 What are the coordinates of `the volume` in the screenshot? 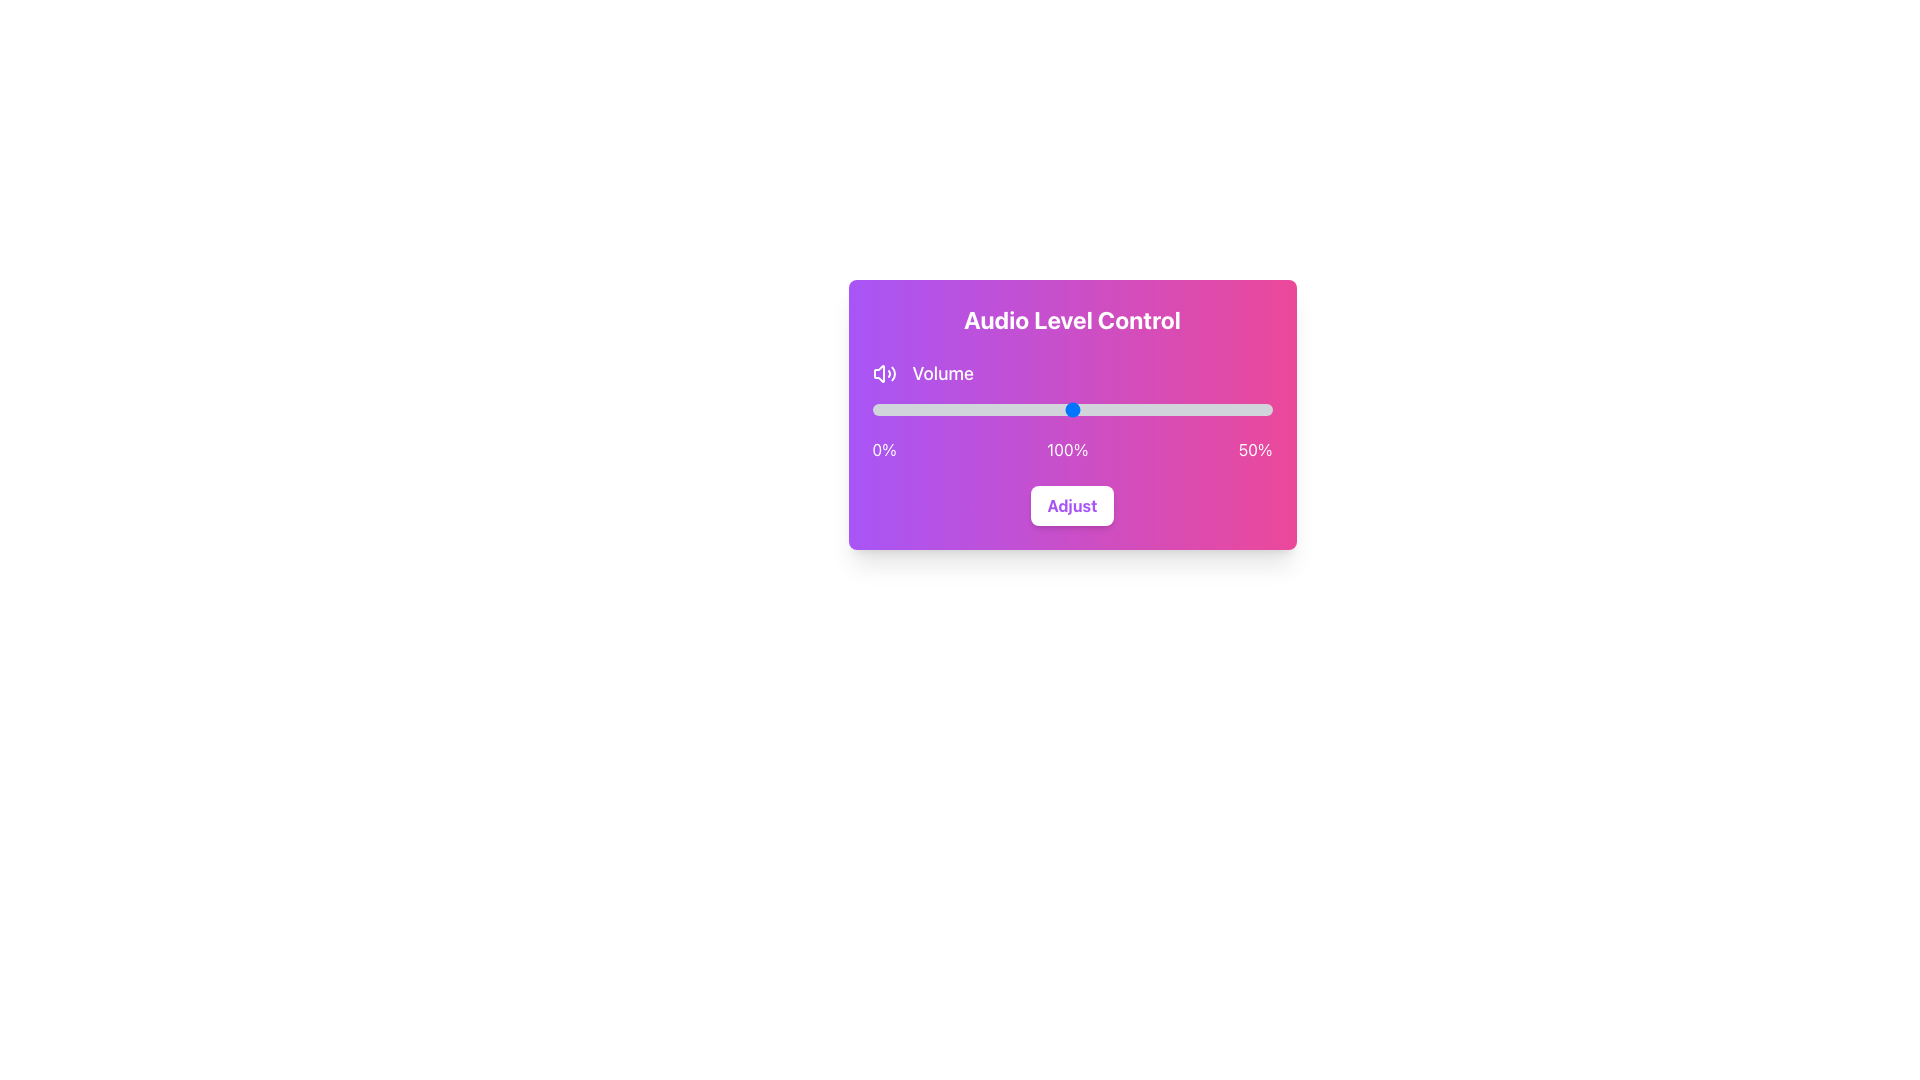 It's located at (1051, 408).